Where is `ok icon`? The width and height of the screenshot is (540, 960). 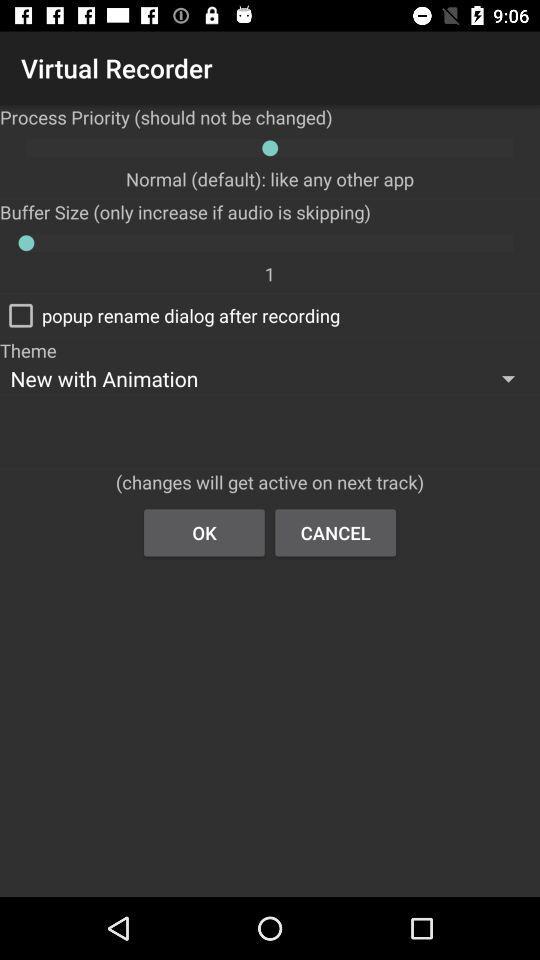
ok icon is located at coordinates (203, 531).